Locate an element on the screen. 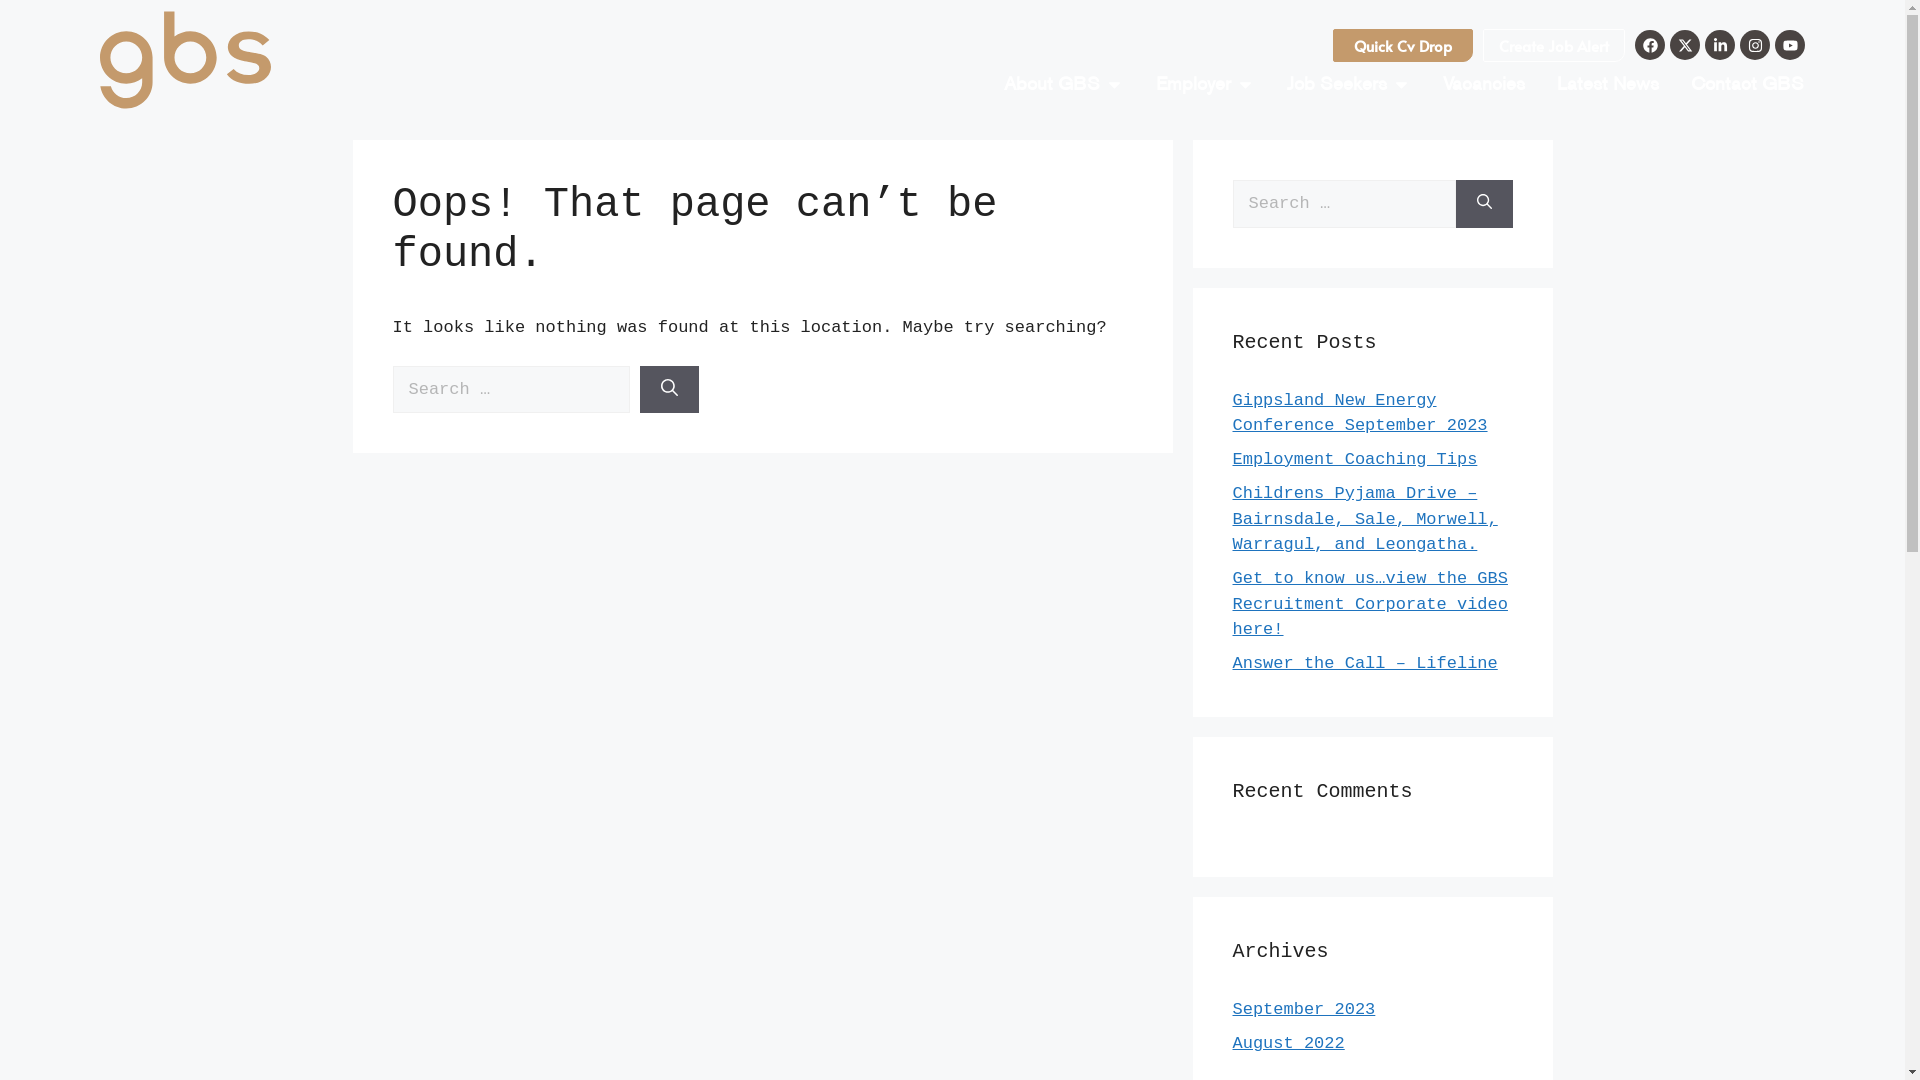  'Search for:' is located at coordinates (1343, 204).